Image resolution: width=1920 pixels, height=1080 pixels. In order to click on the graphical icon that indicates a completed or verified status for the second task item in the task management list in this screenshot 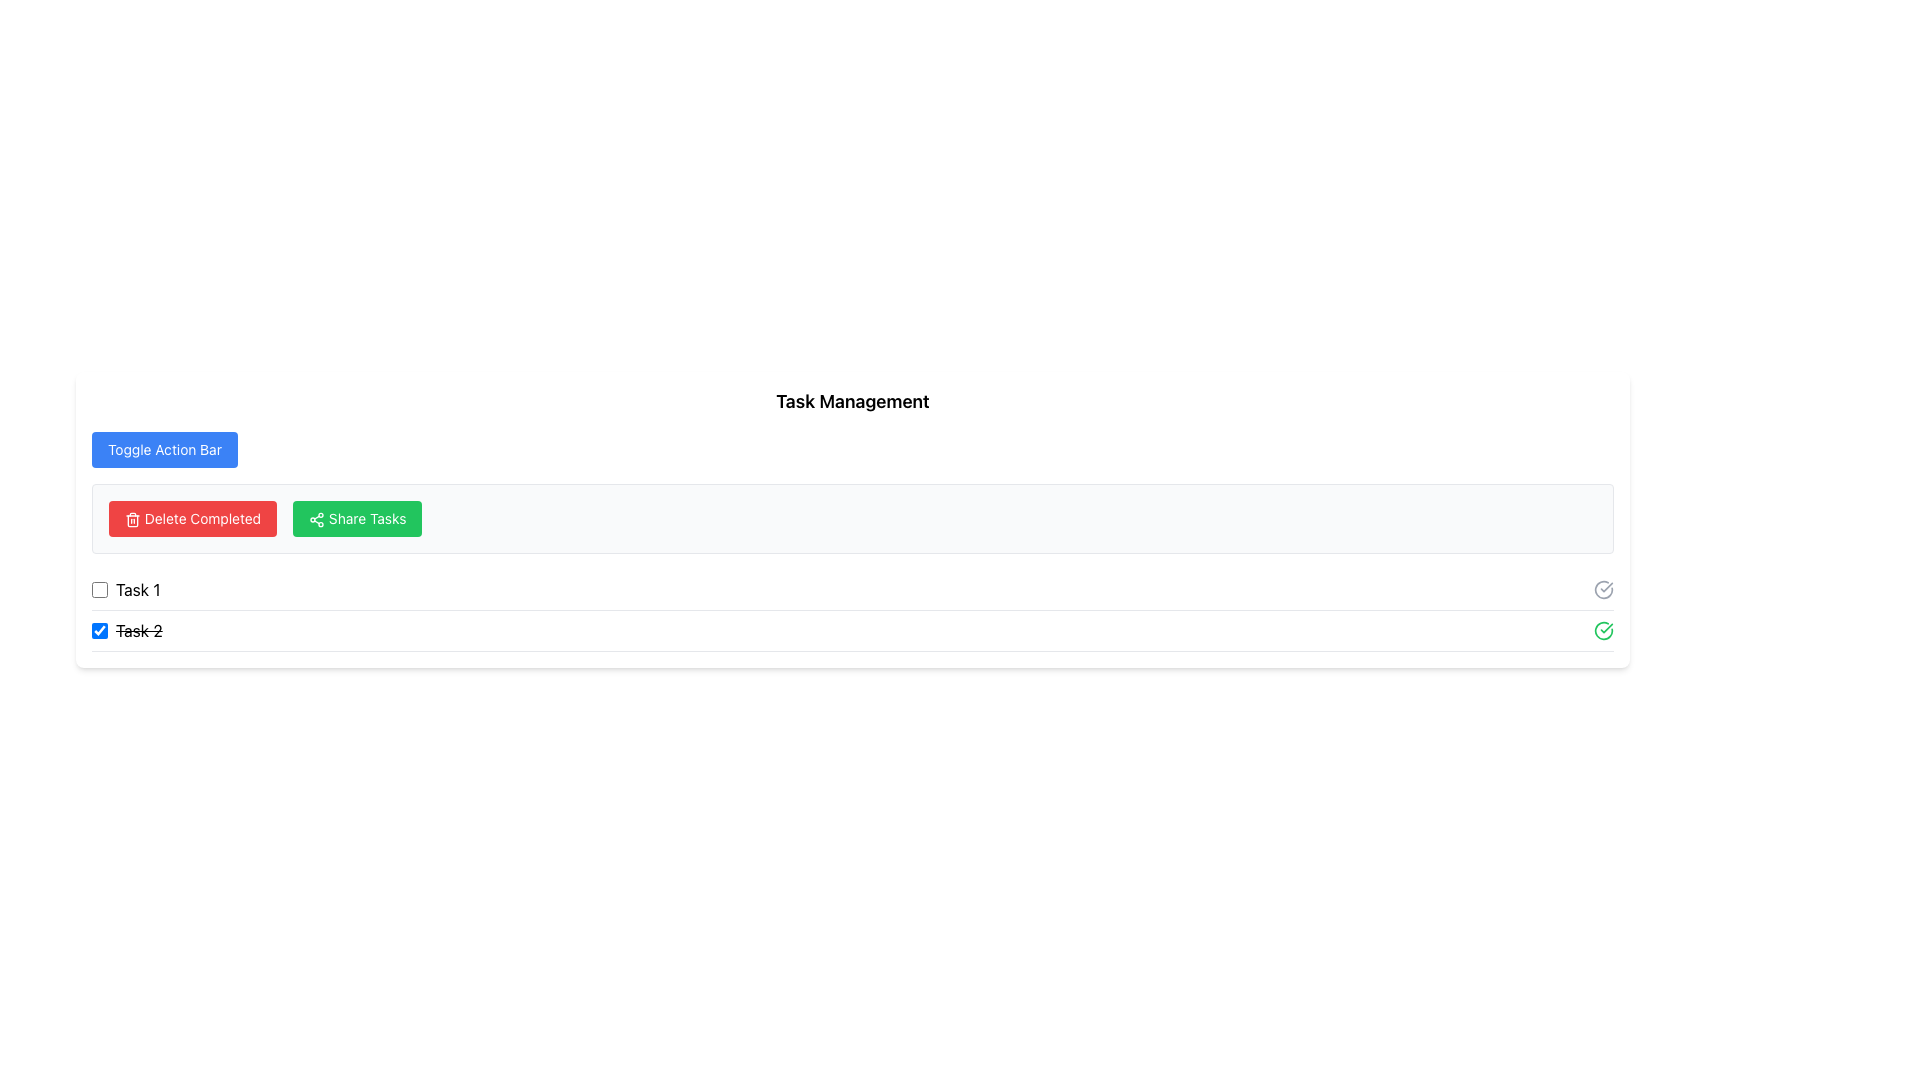, I will do `click(1603, 631)`.